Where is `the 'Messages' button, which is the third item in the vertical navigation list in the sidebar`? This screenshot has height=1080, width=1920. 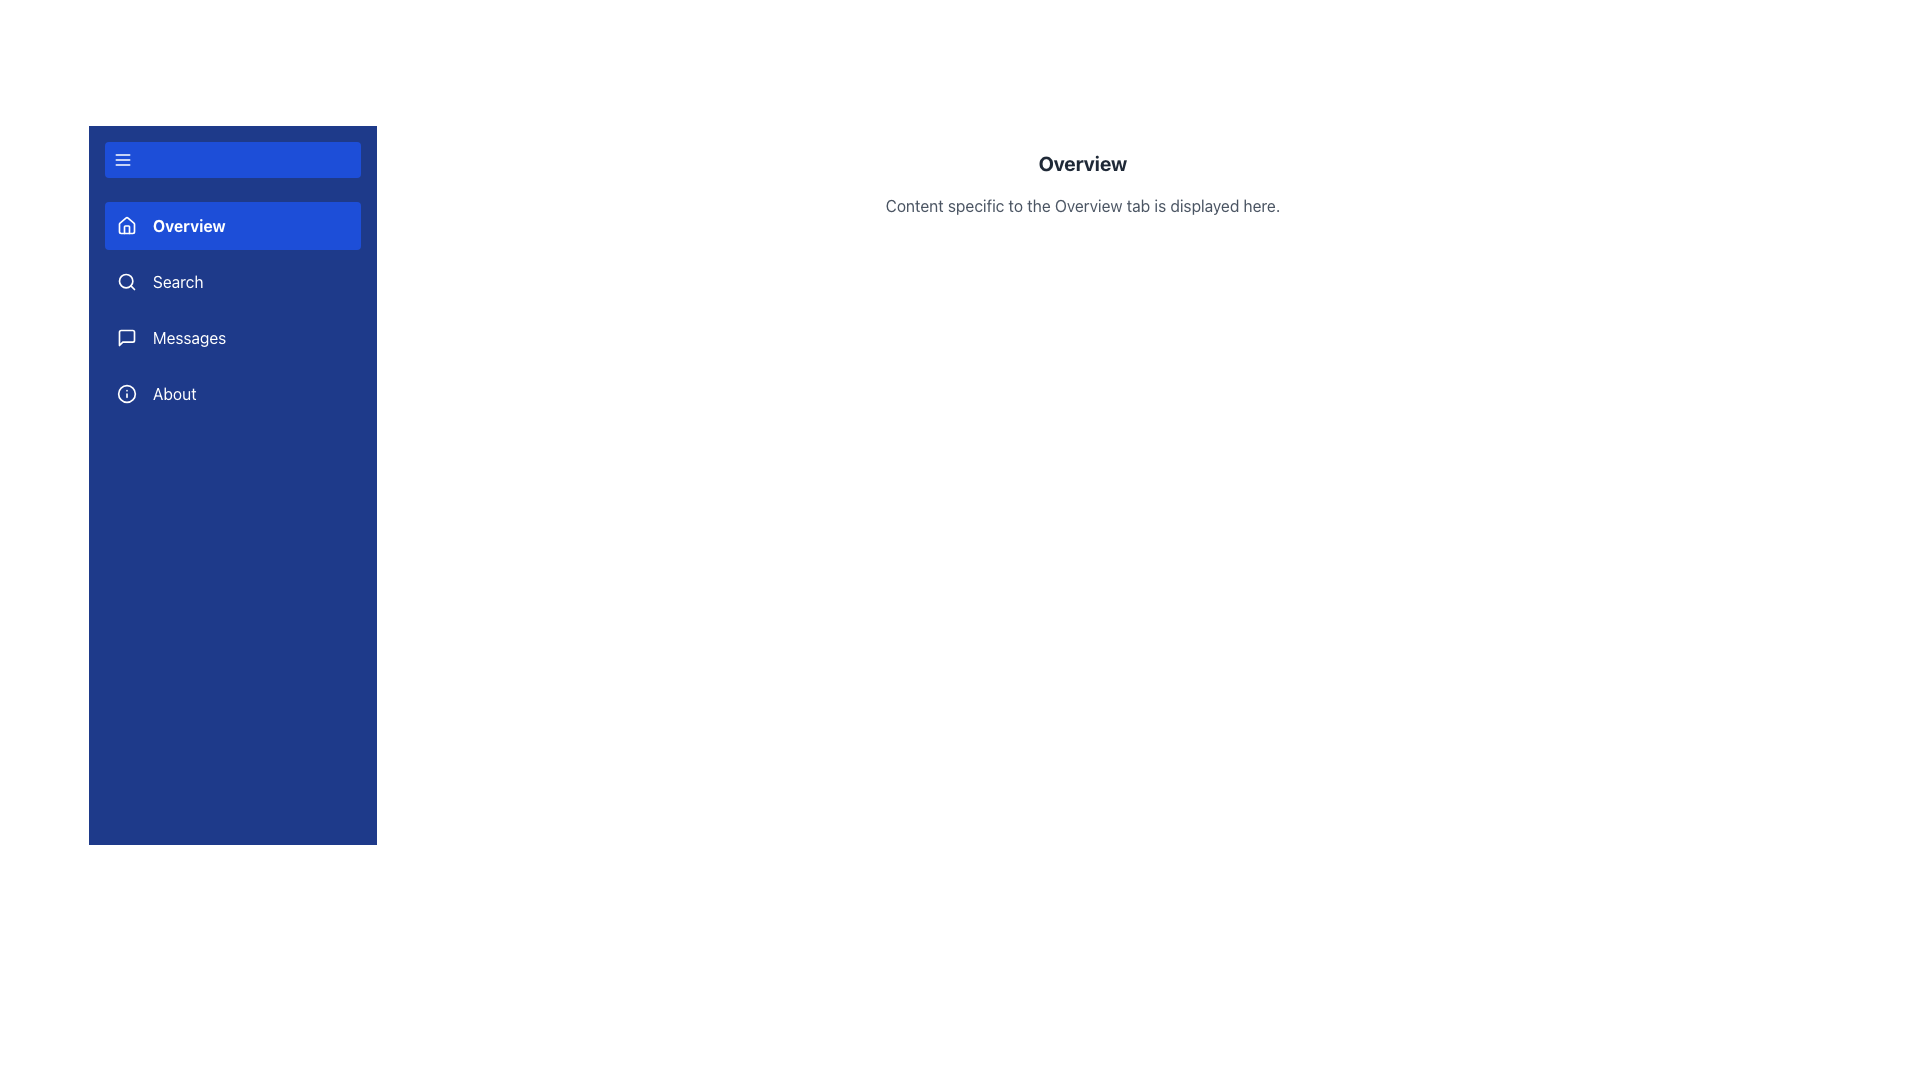
the 'Messages' button, which is the third item in the vertical navigation list in the sidebar is located at coordinates (233, 337).